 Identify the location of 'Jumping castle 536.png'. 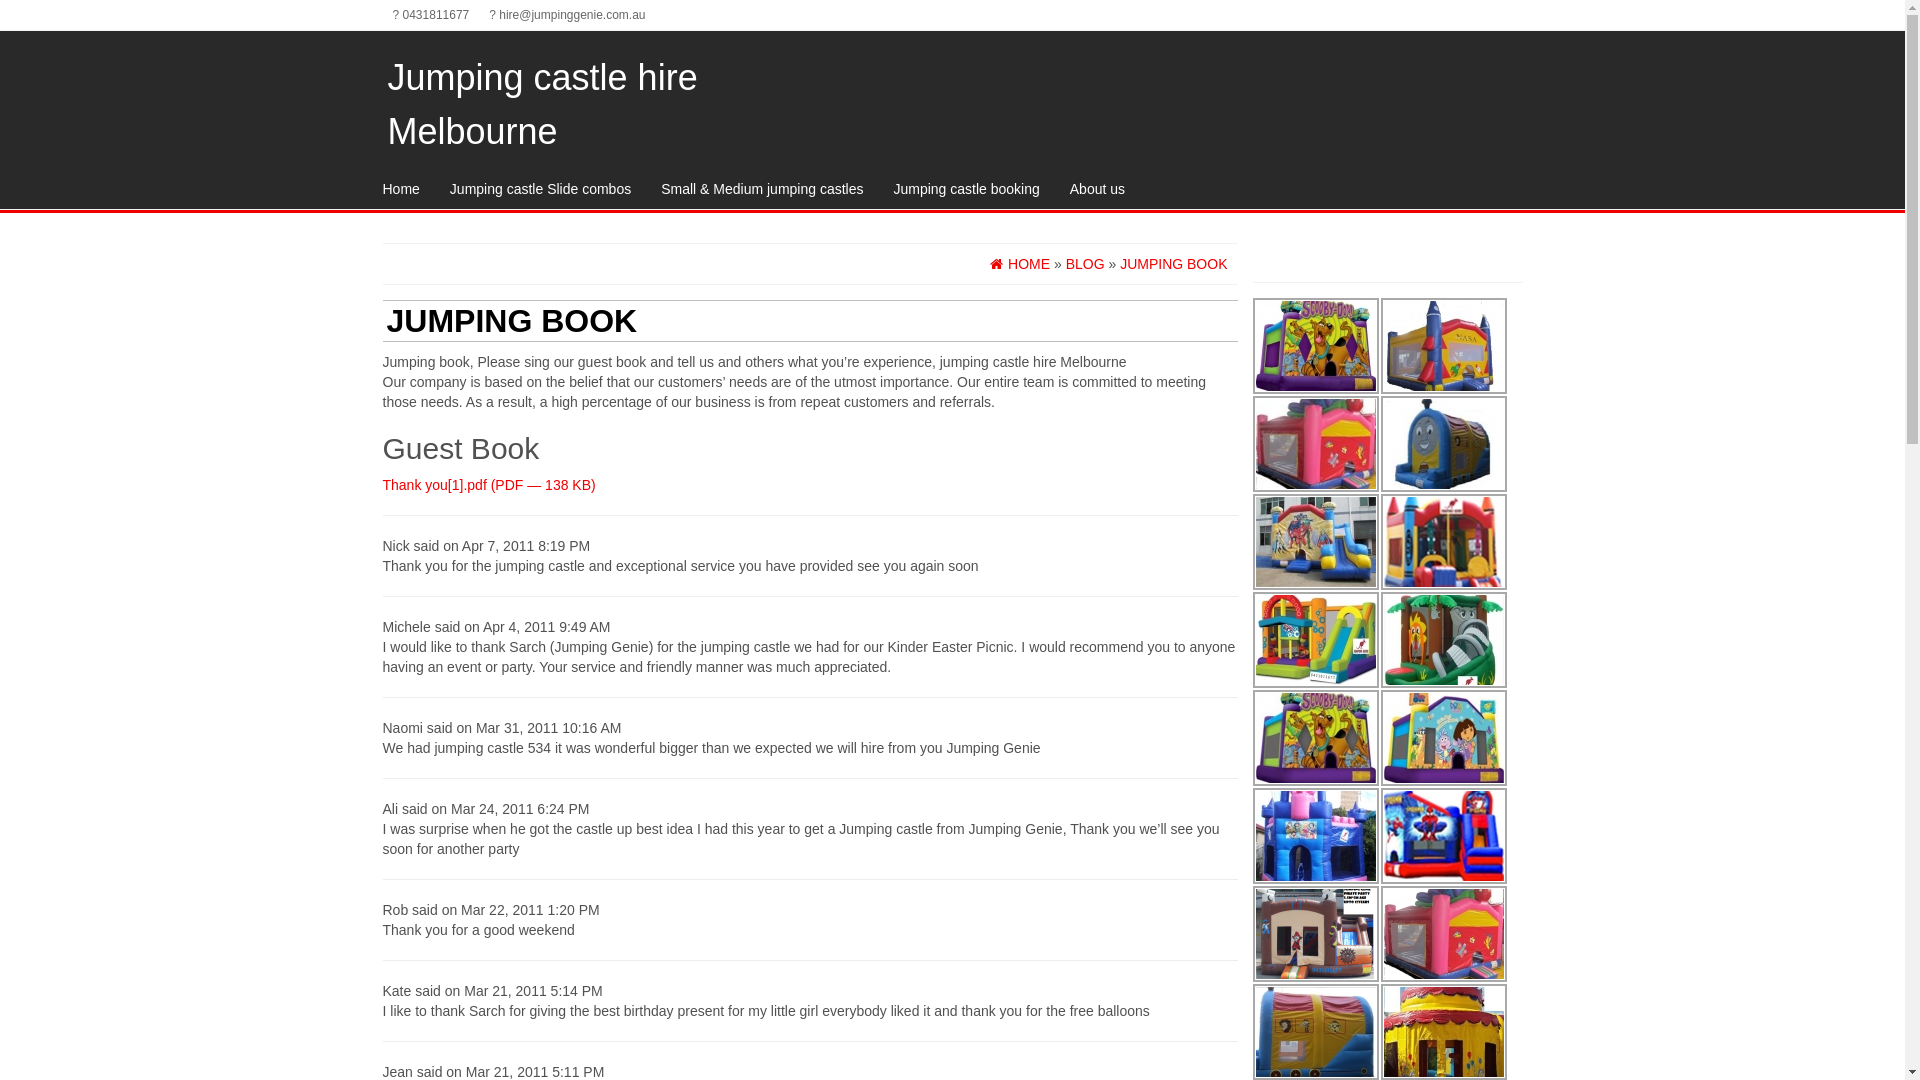
(1315, 933).